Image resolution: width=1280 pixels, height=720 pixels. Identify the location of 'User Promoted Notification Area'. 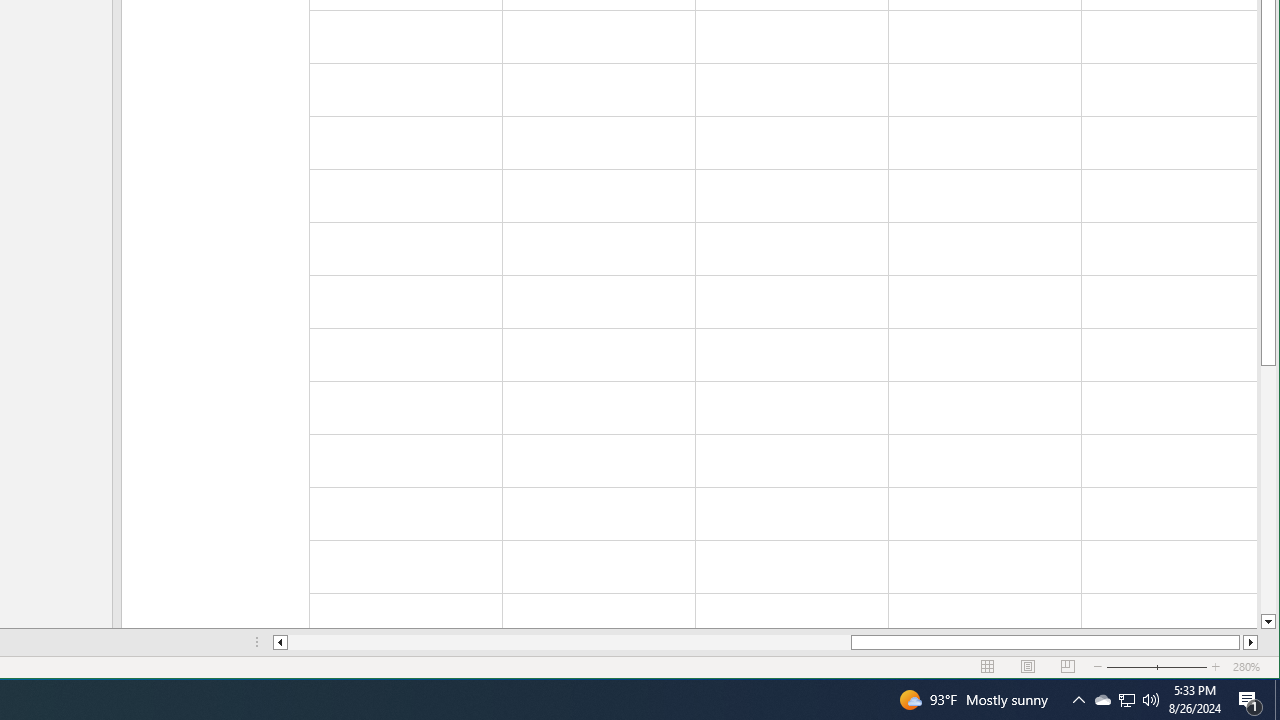
(1127, 698).